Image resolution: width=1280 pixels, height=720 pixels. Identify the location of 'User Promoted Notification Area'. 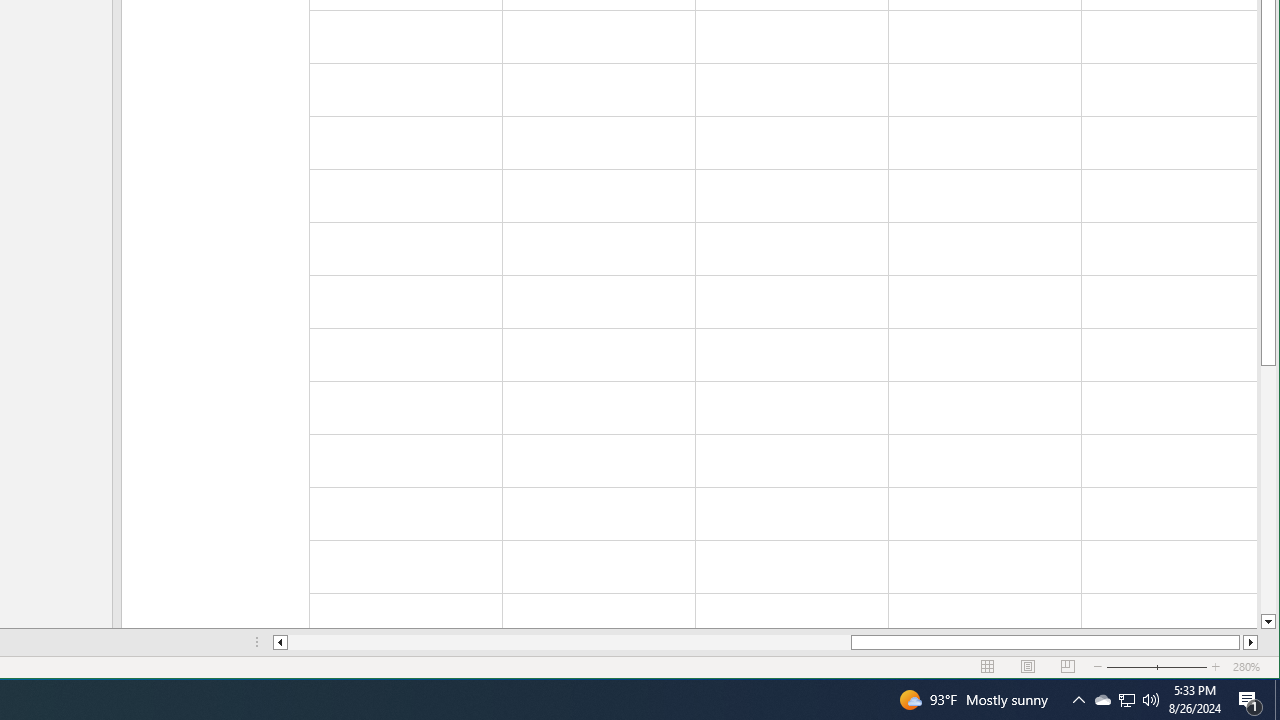
(1127, 698).